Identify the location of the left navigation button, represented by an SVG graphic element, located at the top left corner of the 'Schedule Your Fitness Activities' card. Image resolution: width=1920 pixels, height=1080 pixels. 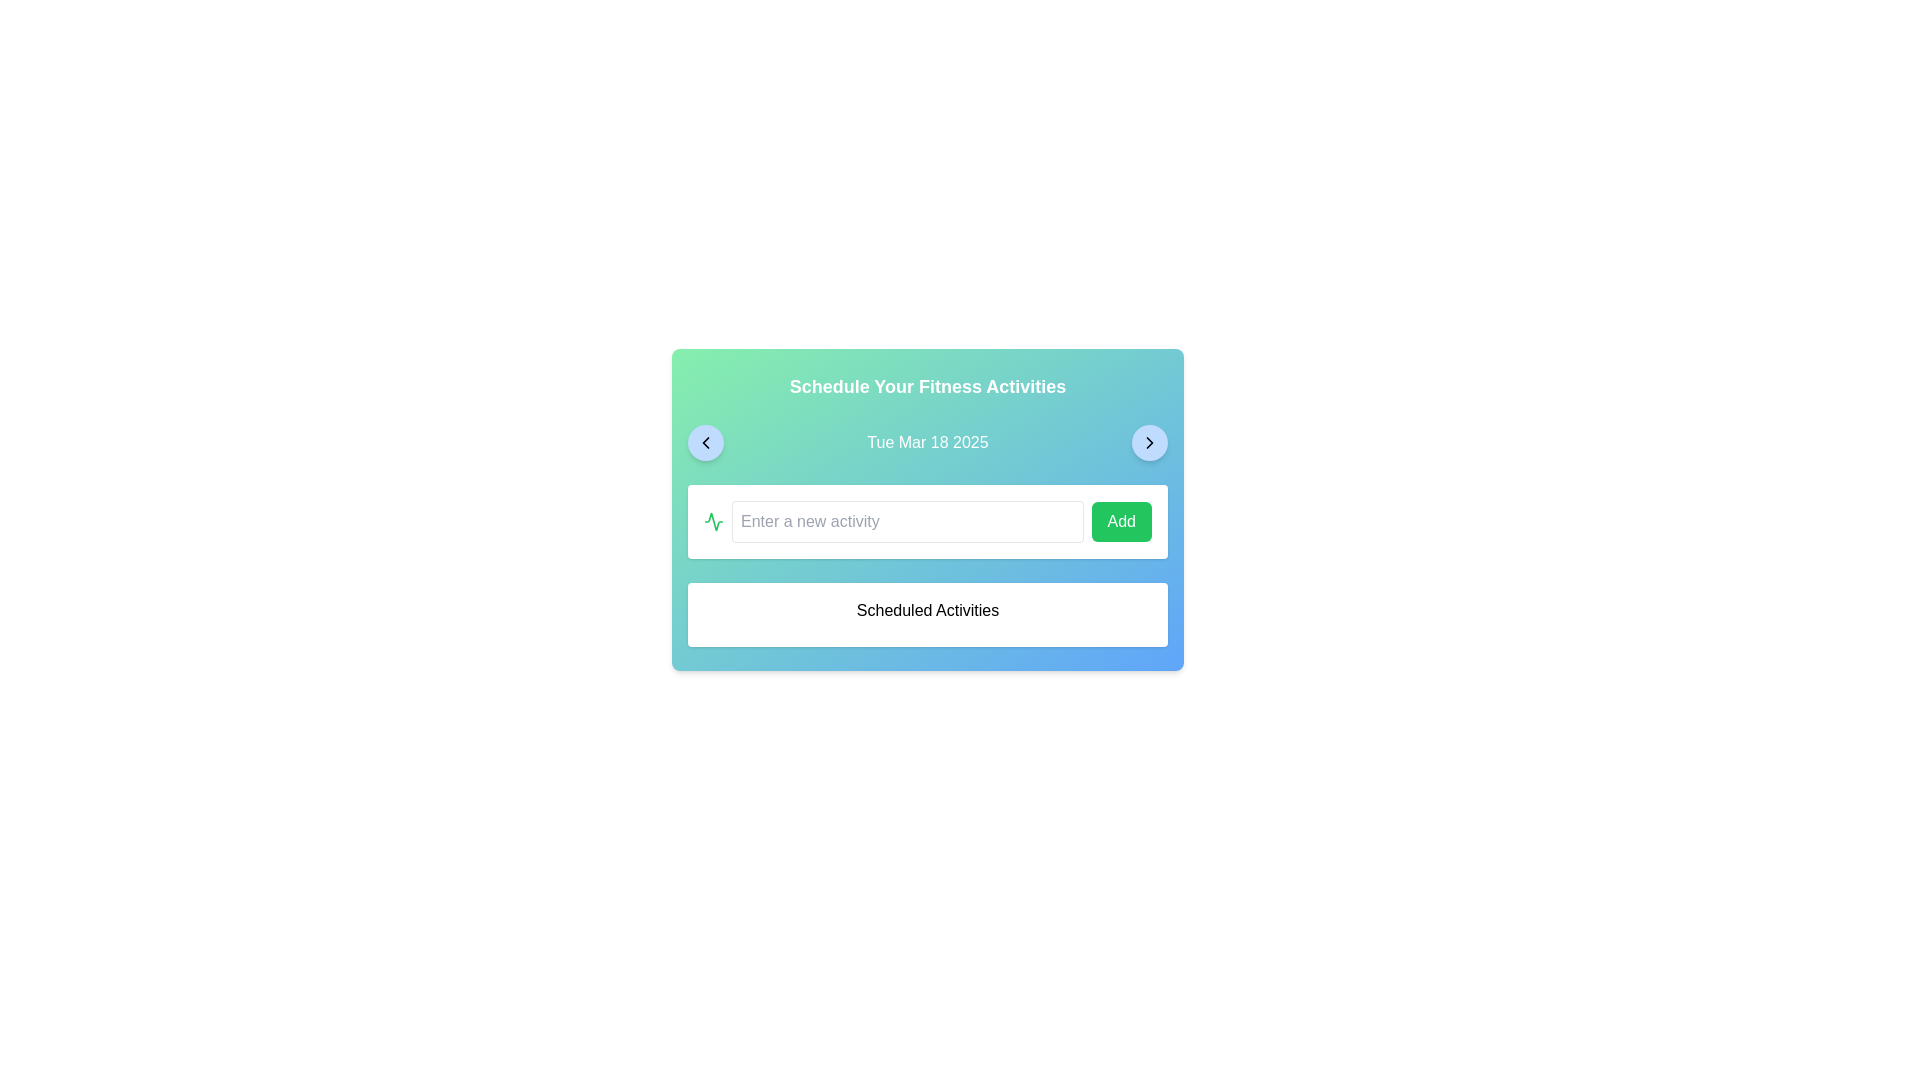
(705, 442).